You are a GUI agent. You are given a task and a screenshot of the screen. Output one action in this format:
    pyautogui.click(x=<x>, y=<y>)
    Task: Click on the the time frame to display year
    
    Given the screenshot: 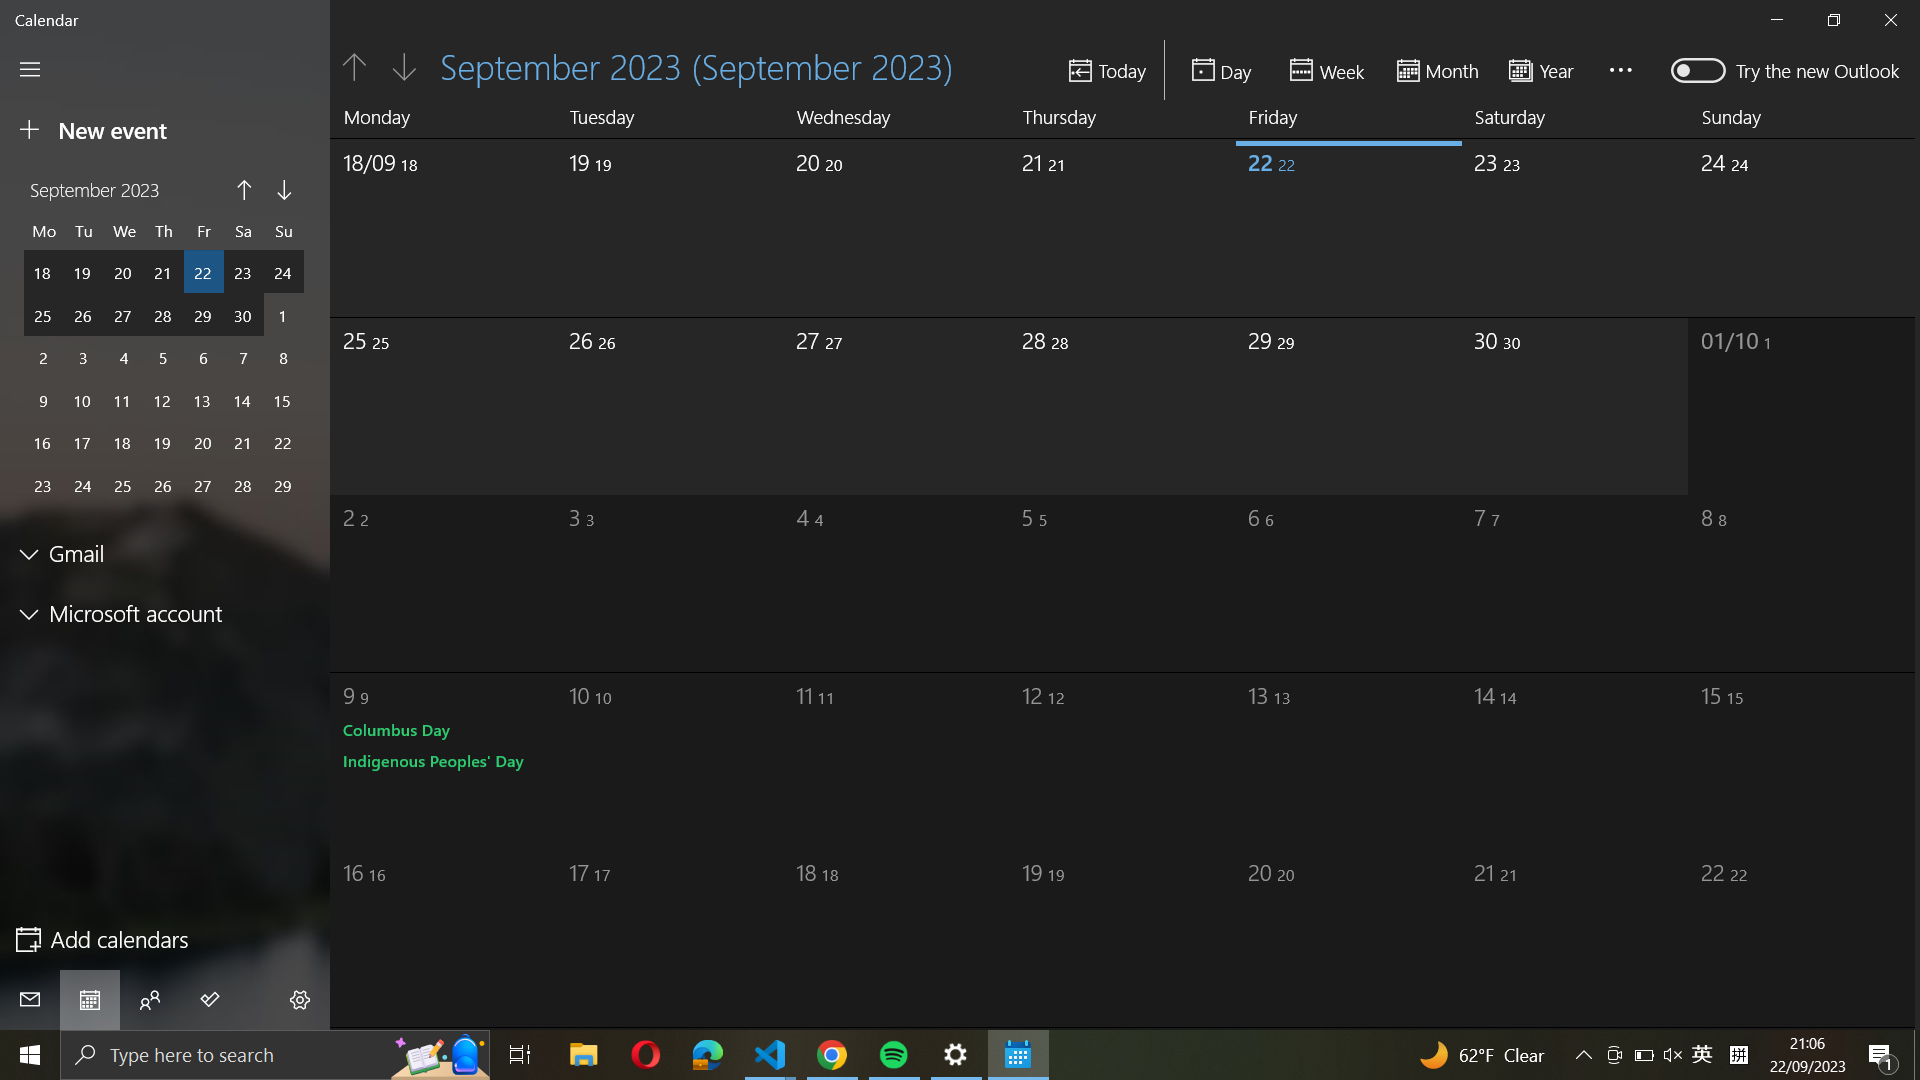 What is the action you would take?
    pyautogui.click(x=1547, y=68)
    